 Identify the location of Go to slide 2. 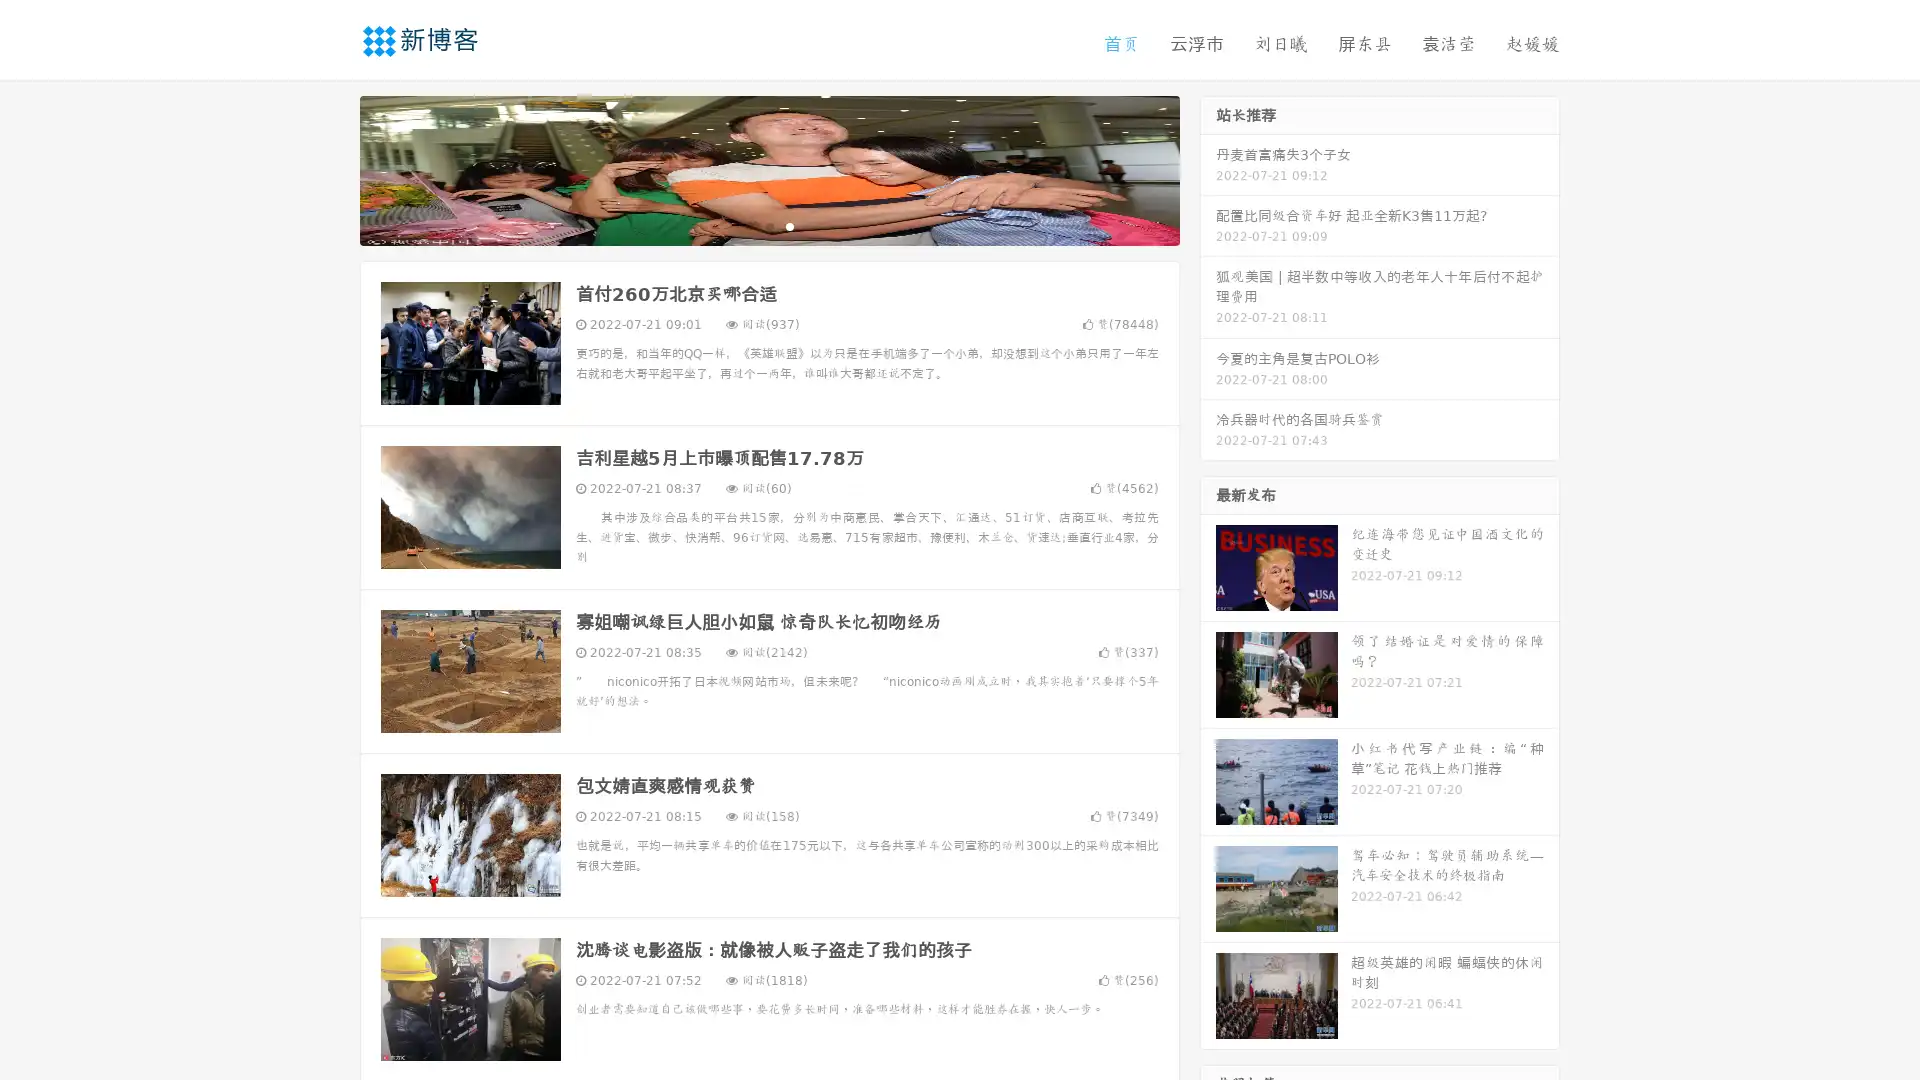
(768, 225).